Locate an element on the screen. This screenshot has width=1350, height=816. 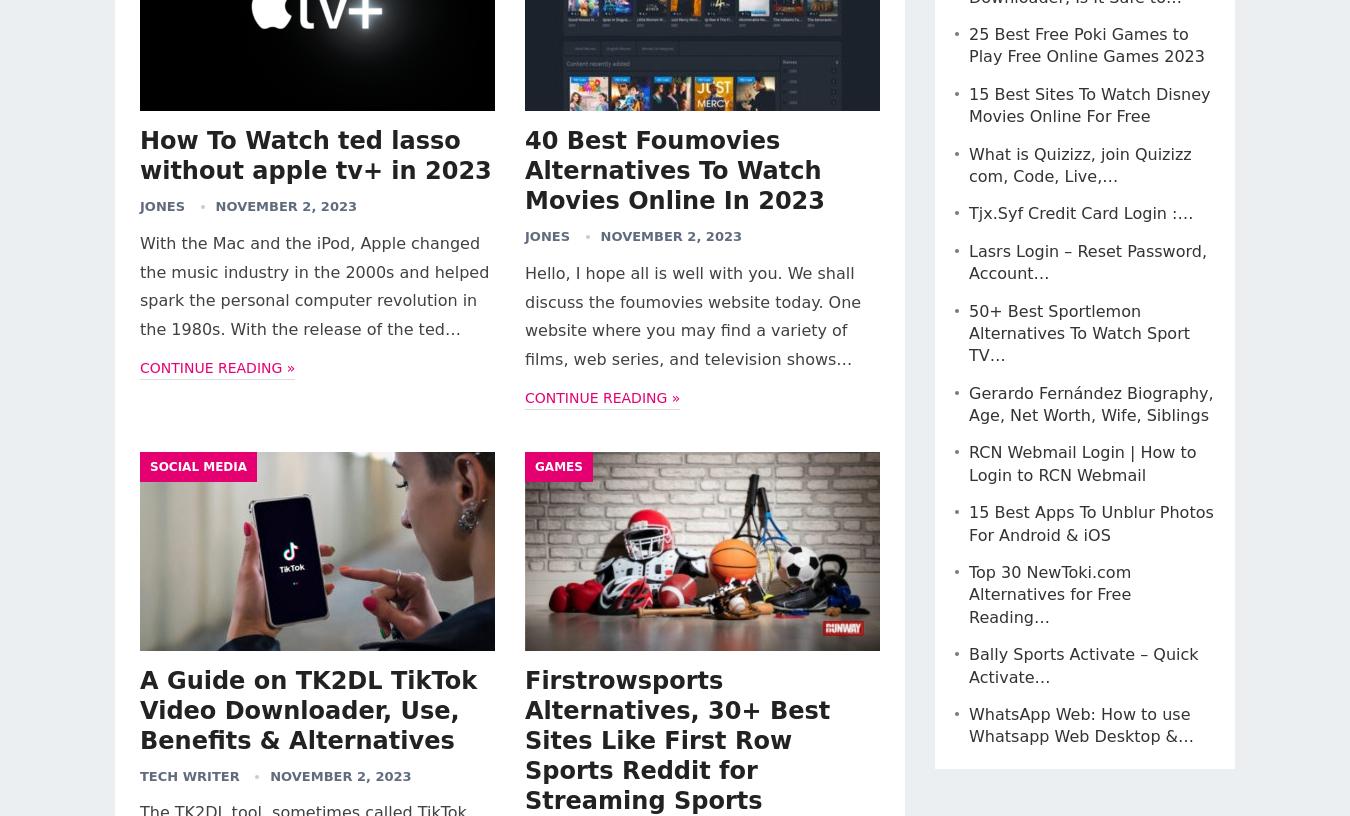
'What is Quizizz, join Quizizz com, Code, Live,…' is located at coordinates (1080, 164).